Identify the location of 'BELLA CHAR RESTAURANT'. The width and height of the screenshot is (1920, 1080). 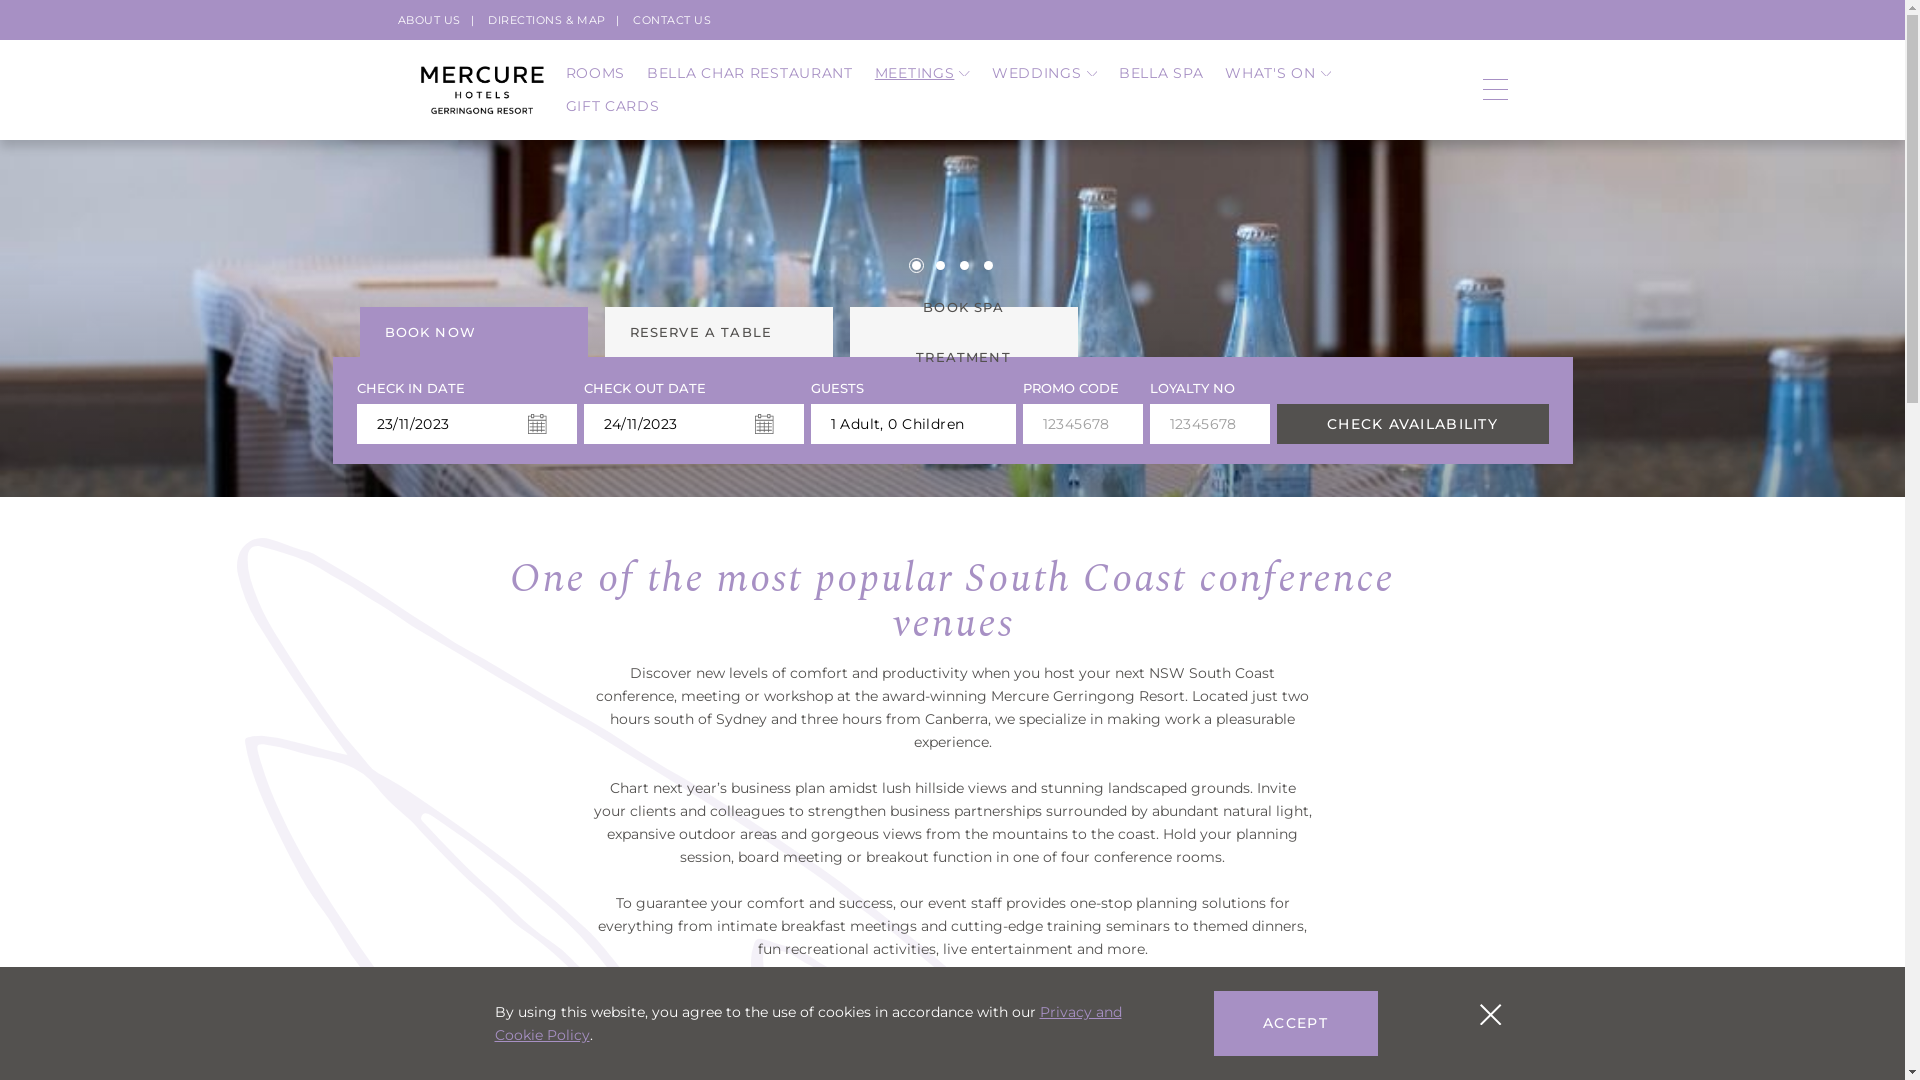
(647, 72).